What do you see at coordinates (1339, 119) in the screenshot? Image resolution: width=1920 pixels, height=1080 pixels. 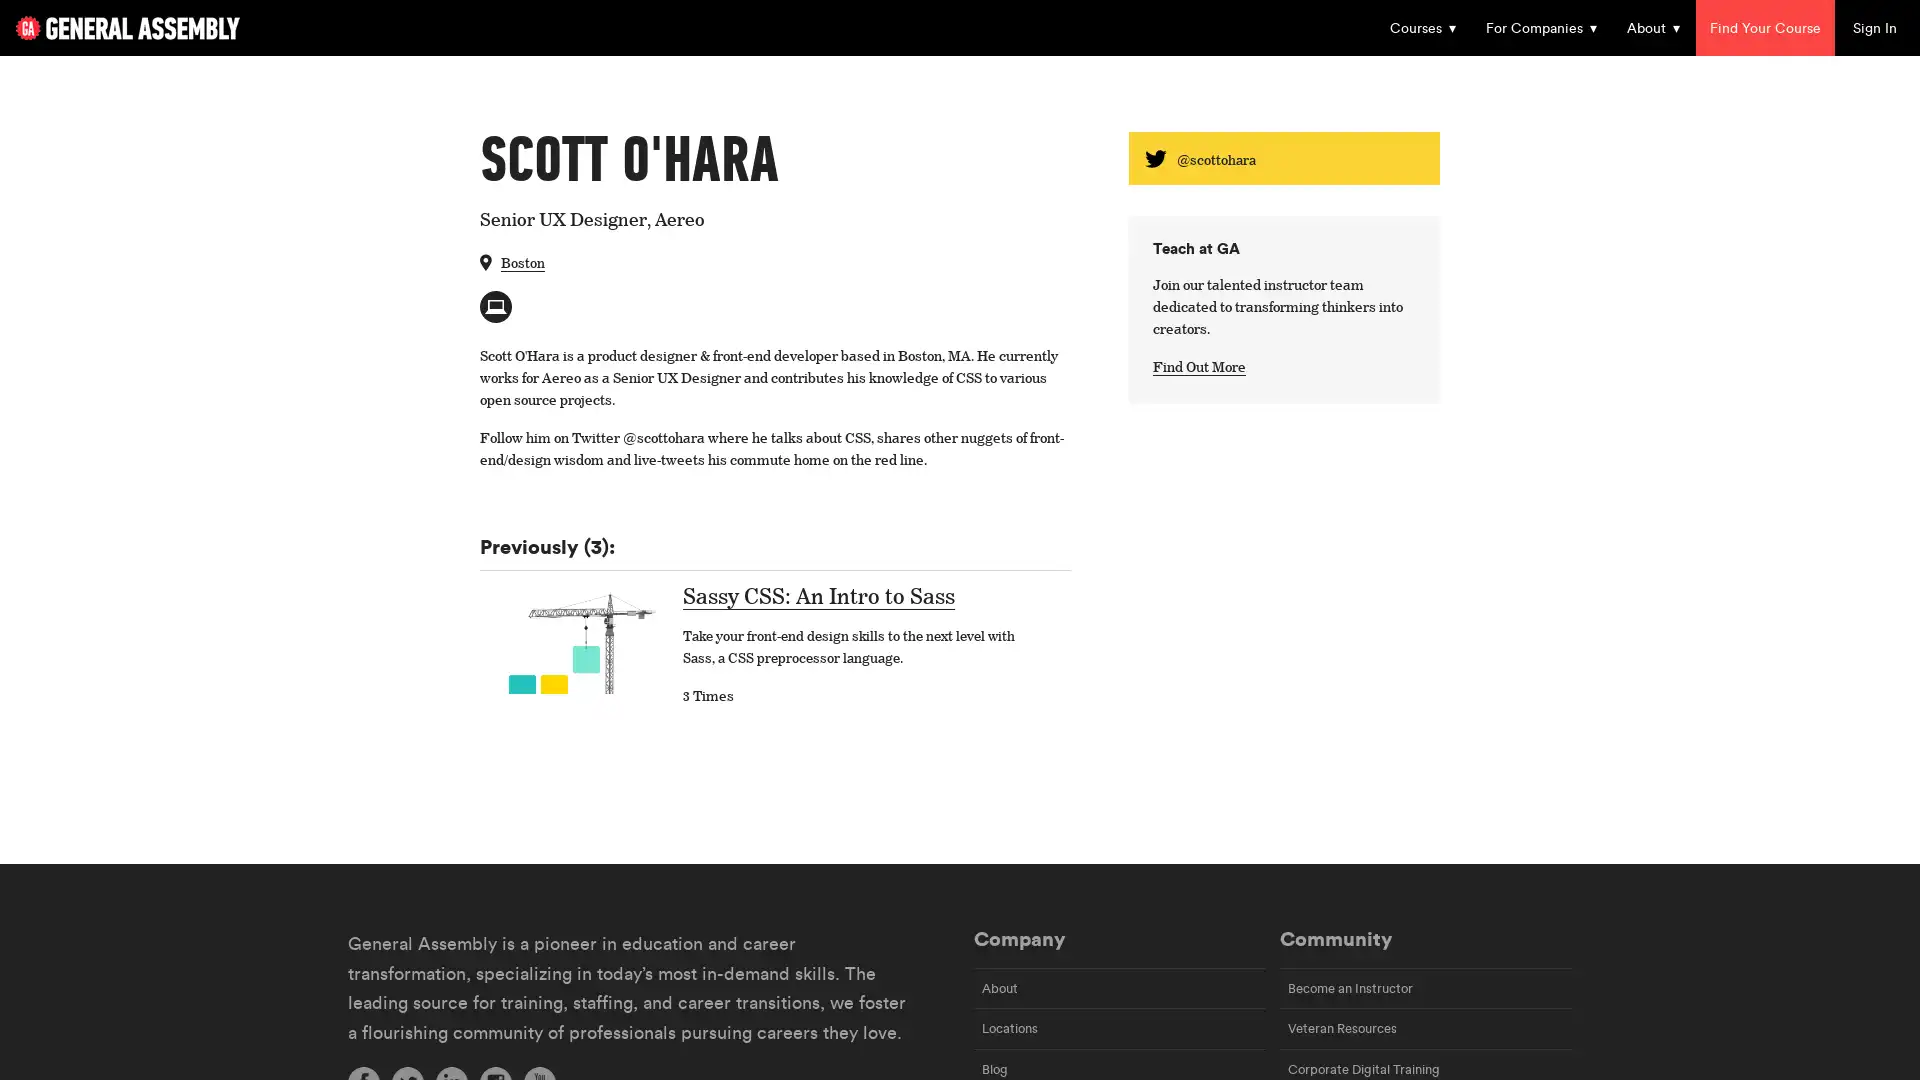 I see `Close` at bounding box center [1339, 119].